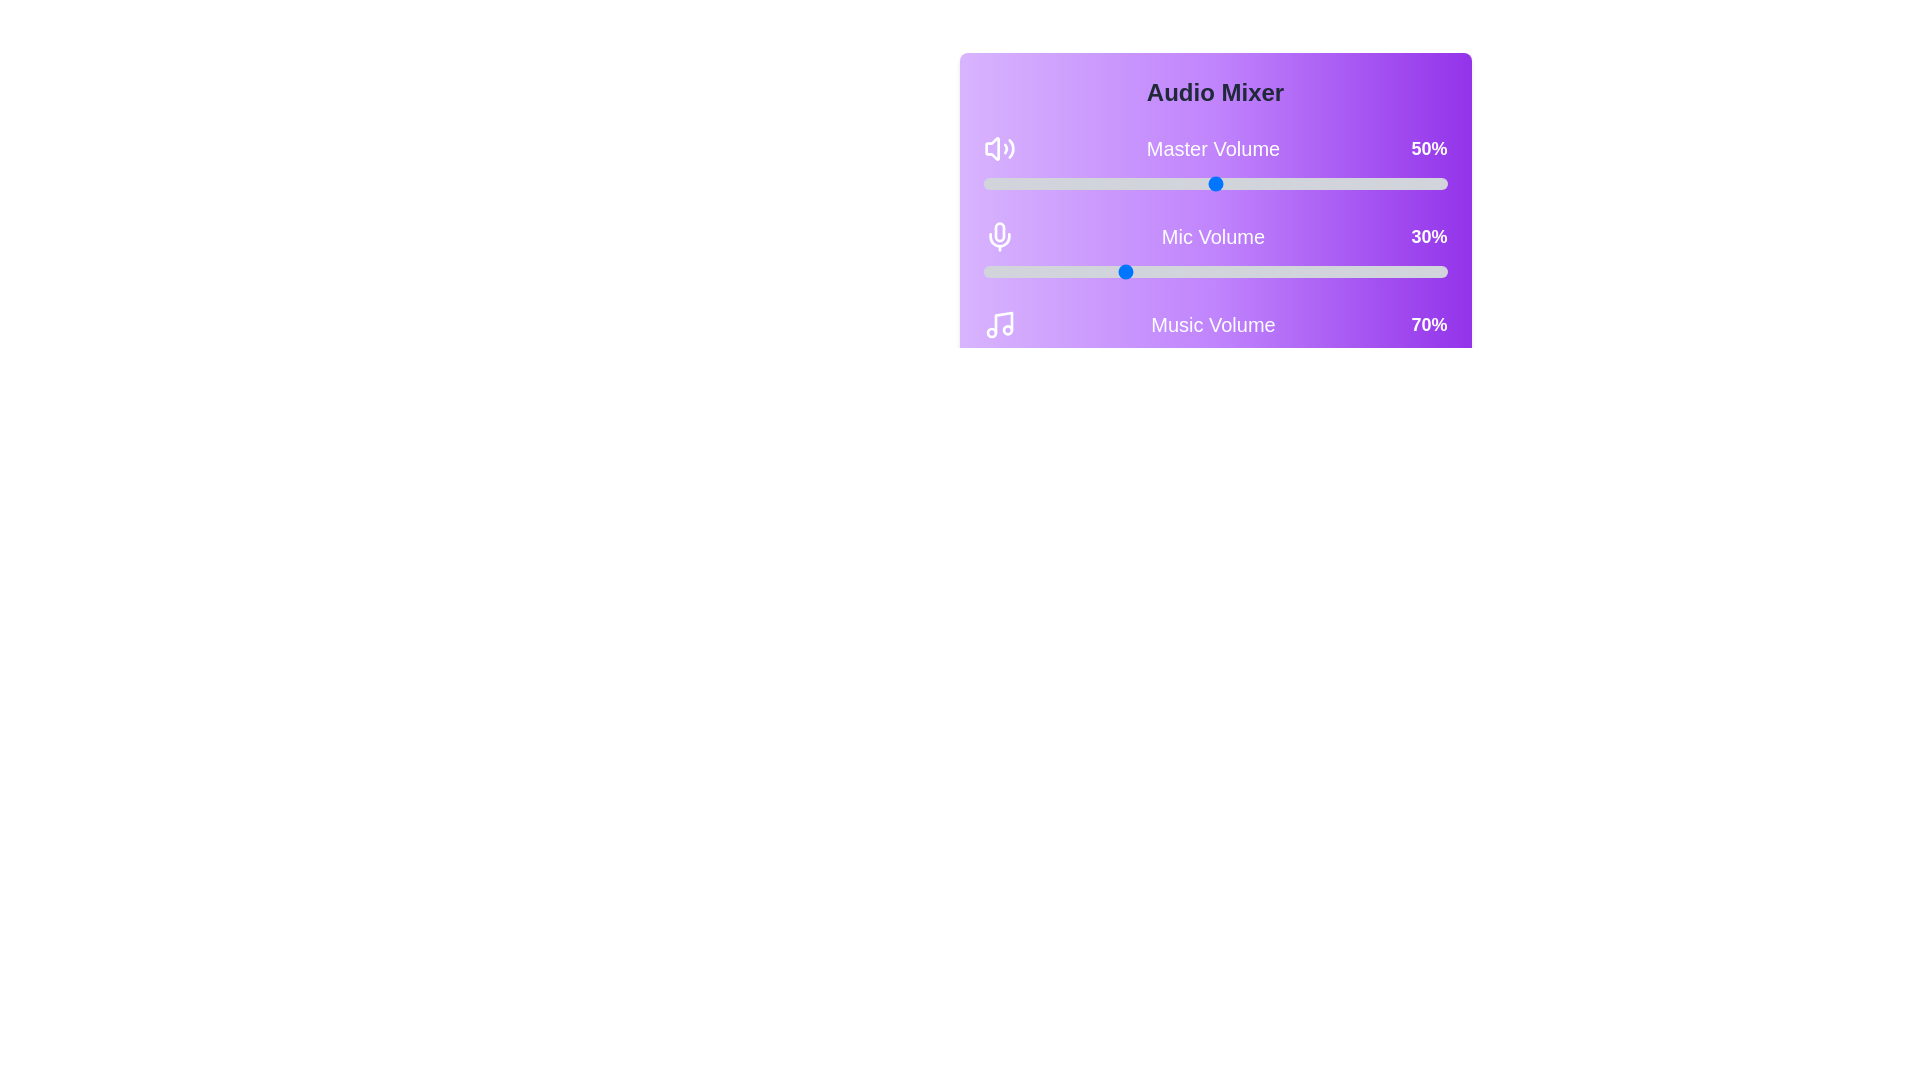 The width and height of the screenshot is (1920, 1080). I want to click on the microphone volume, so click(1354, 272).